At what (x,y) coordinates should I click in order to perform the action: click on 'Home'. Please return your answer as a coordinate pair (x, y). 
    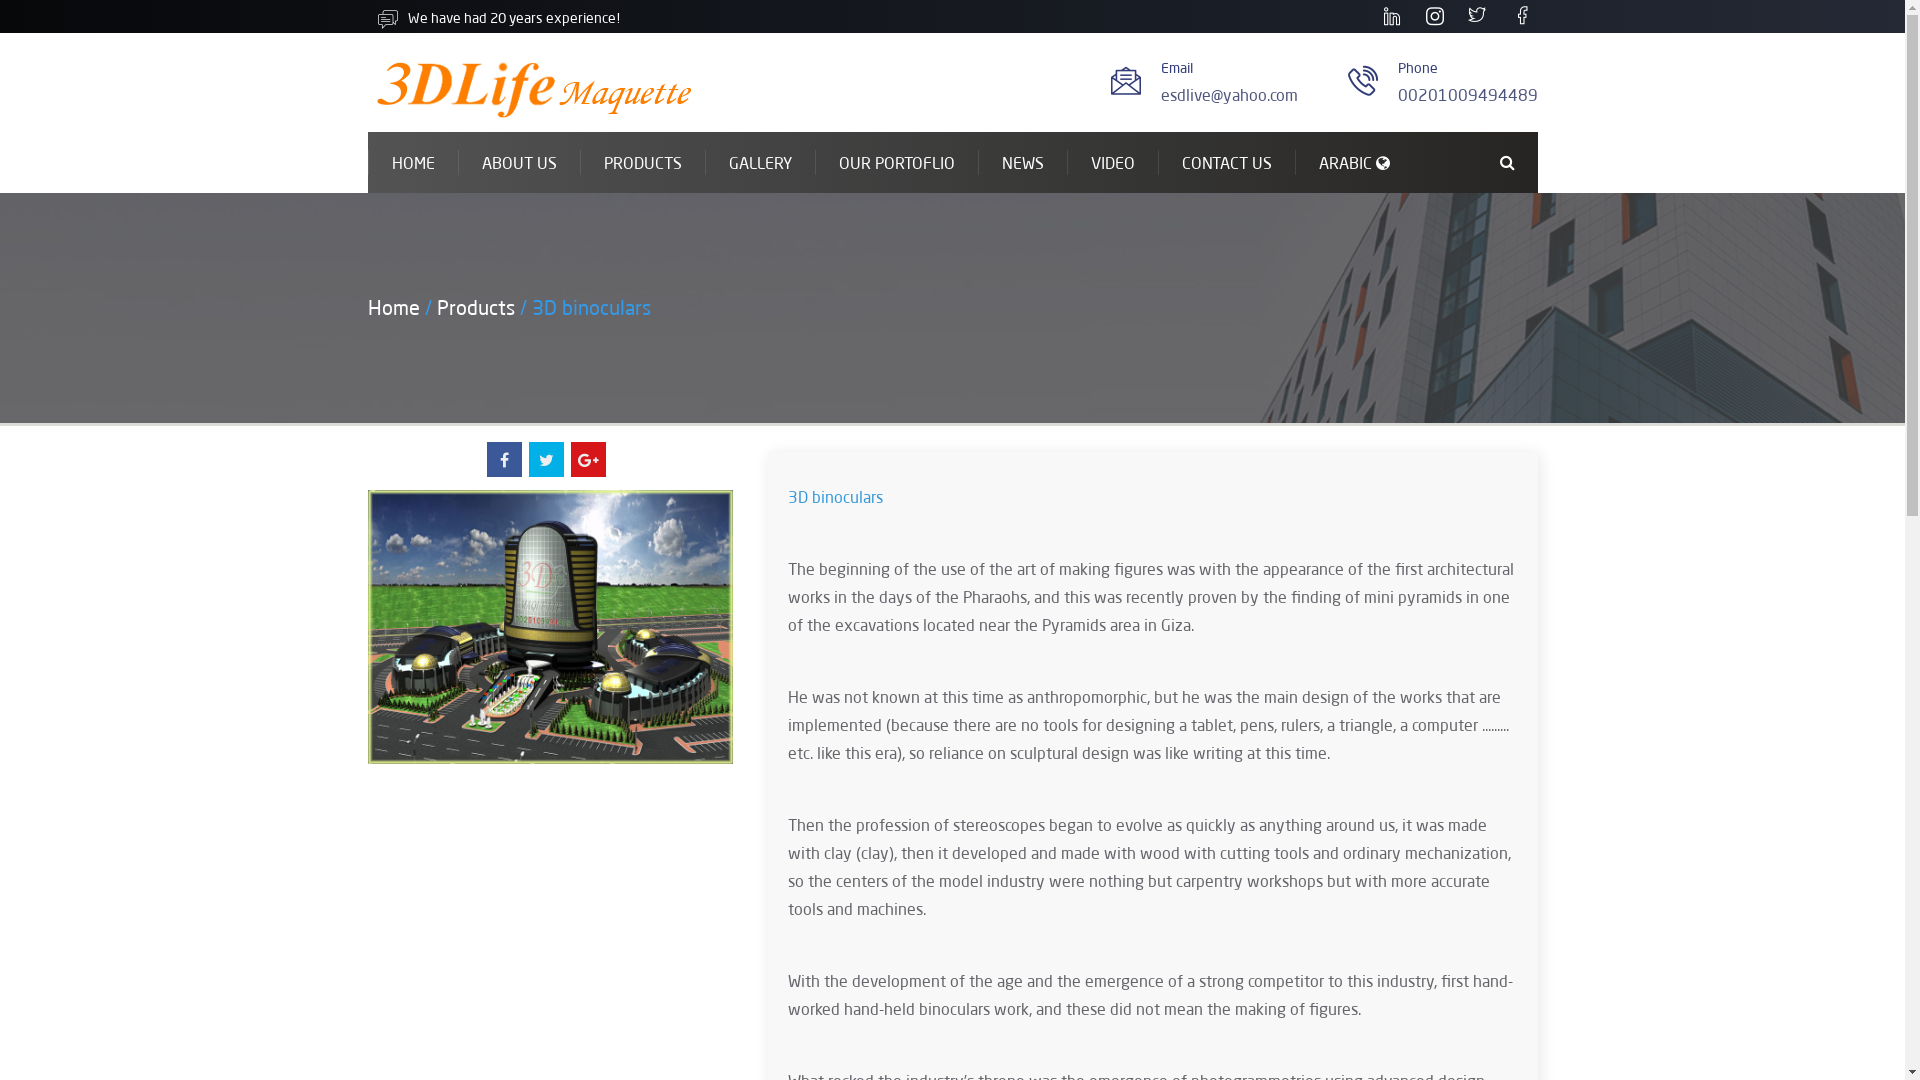
    Looking at the image, I should click on (393, 307).